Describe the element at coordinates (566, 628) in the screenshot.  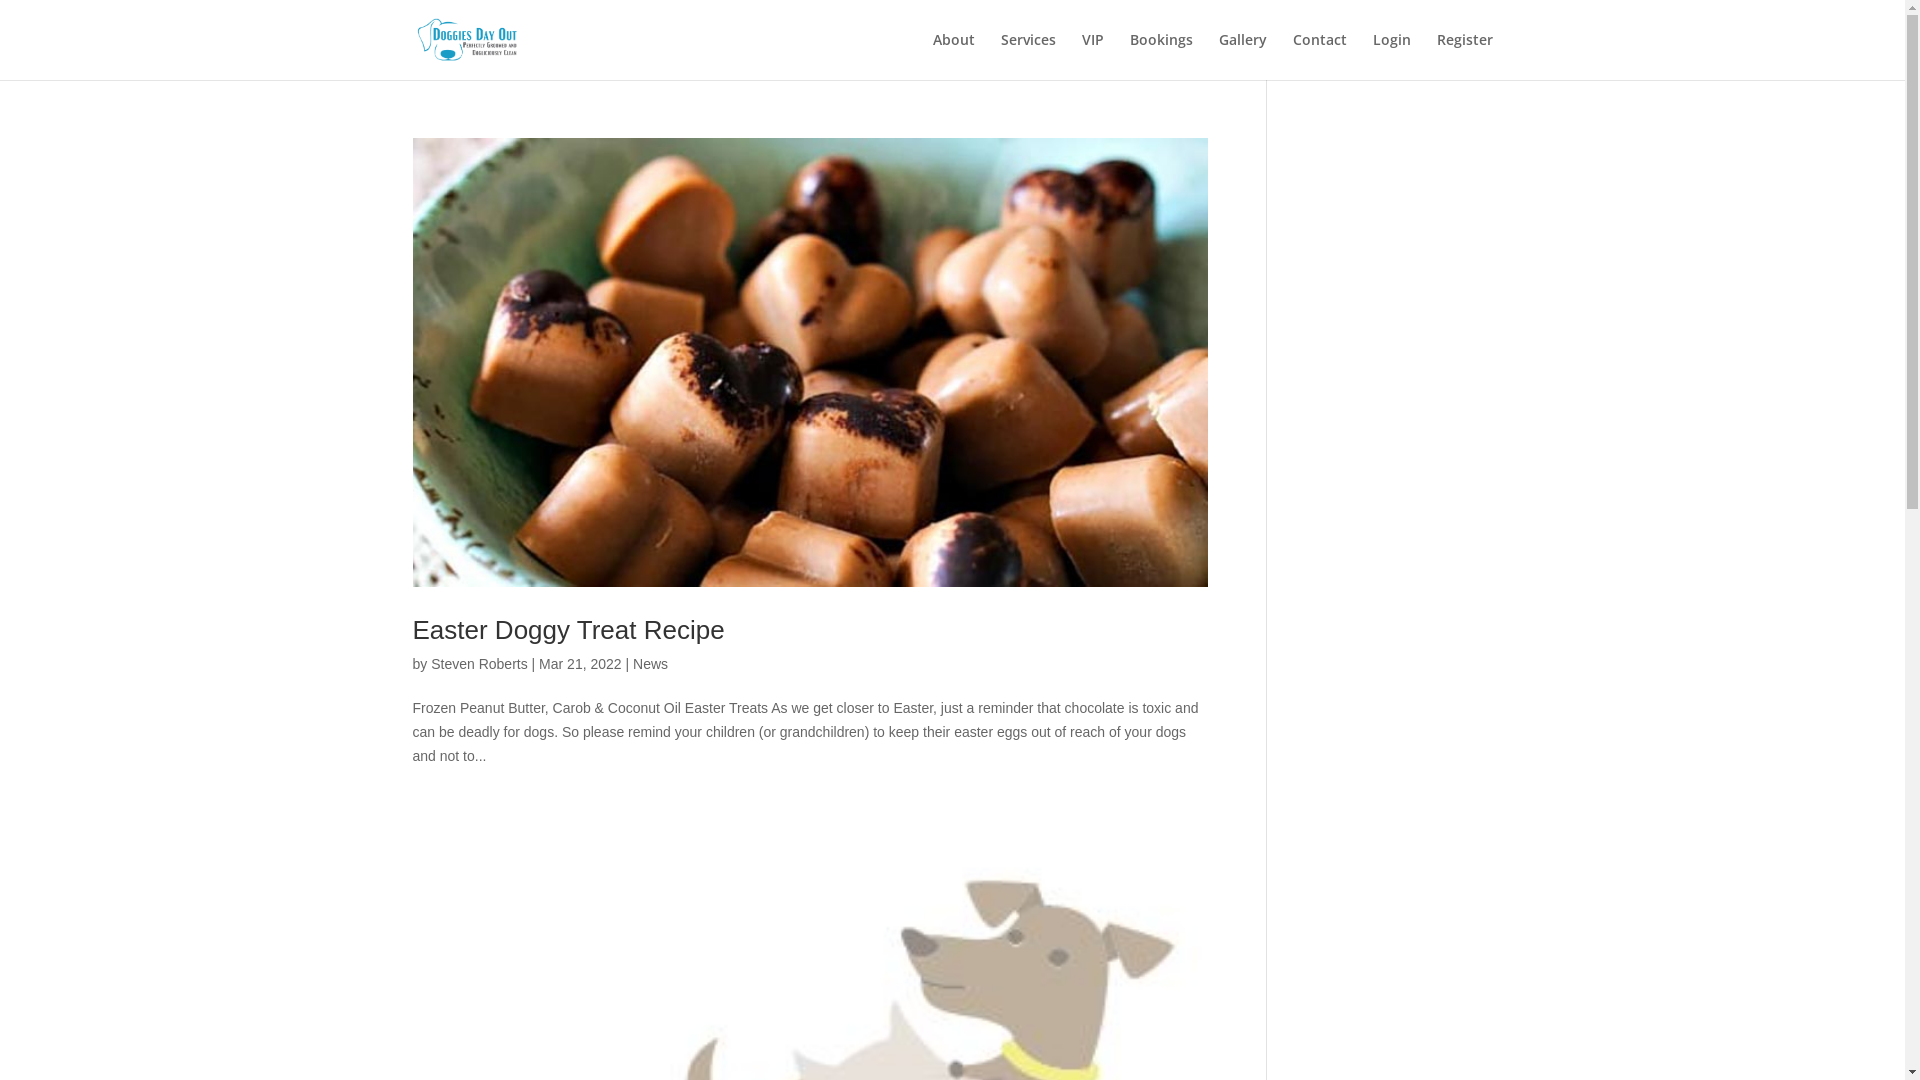
I see `'Easter Doggy Treat Recipe'` at that location.